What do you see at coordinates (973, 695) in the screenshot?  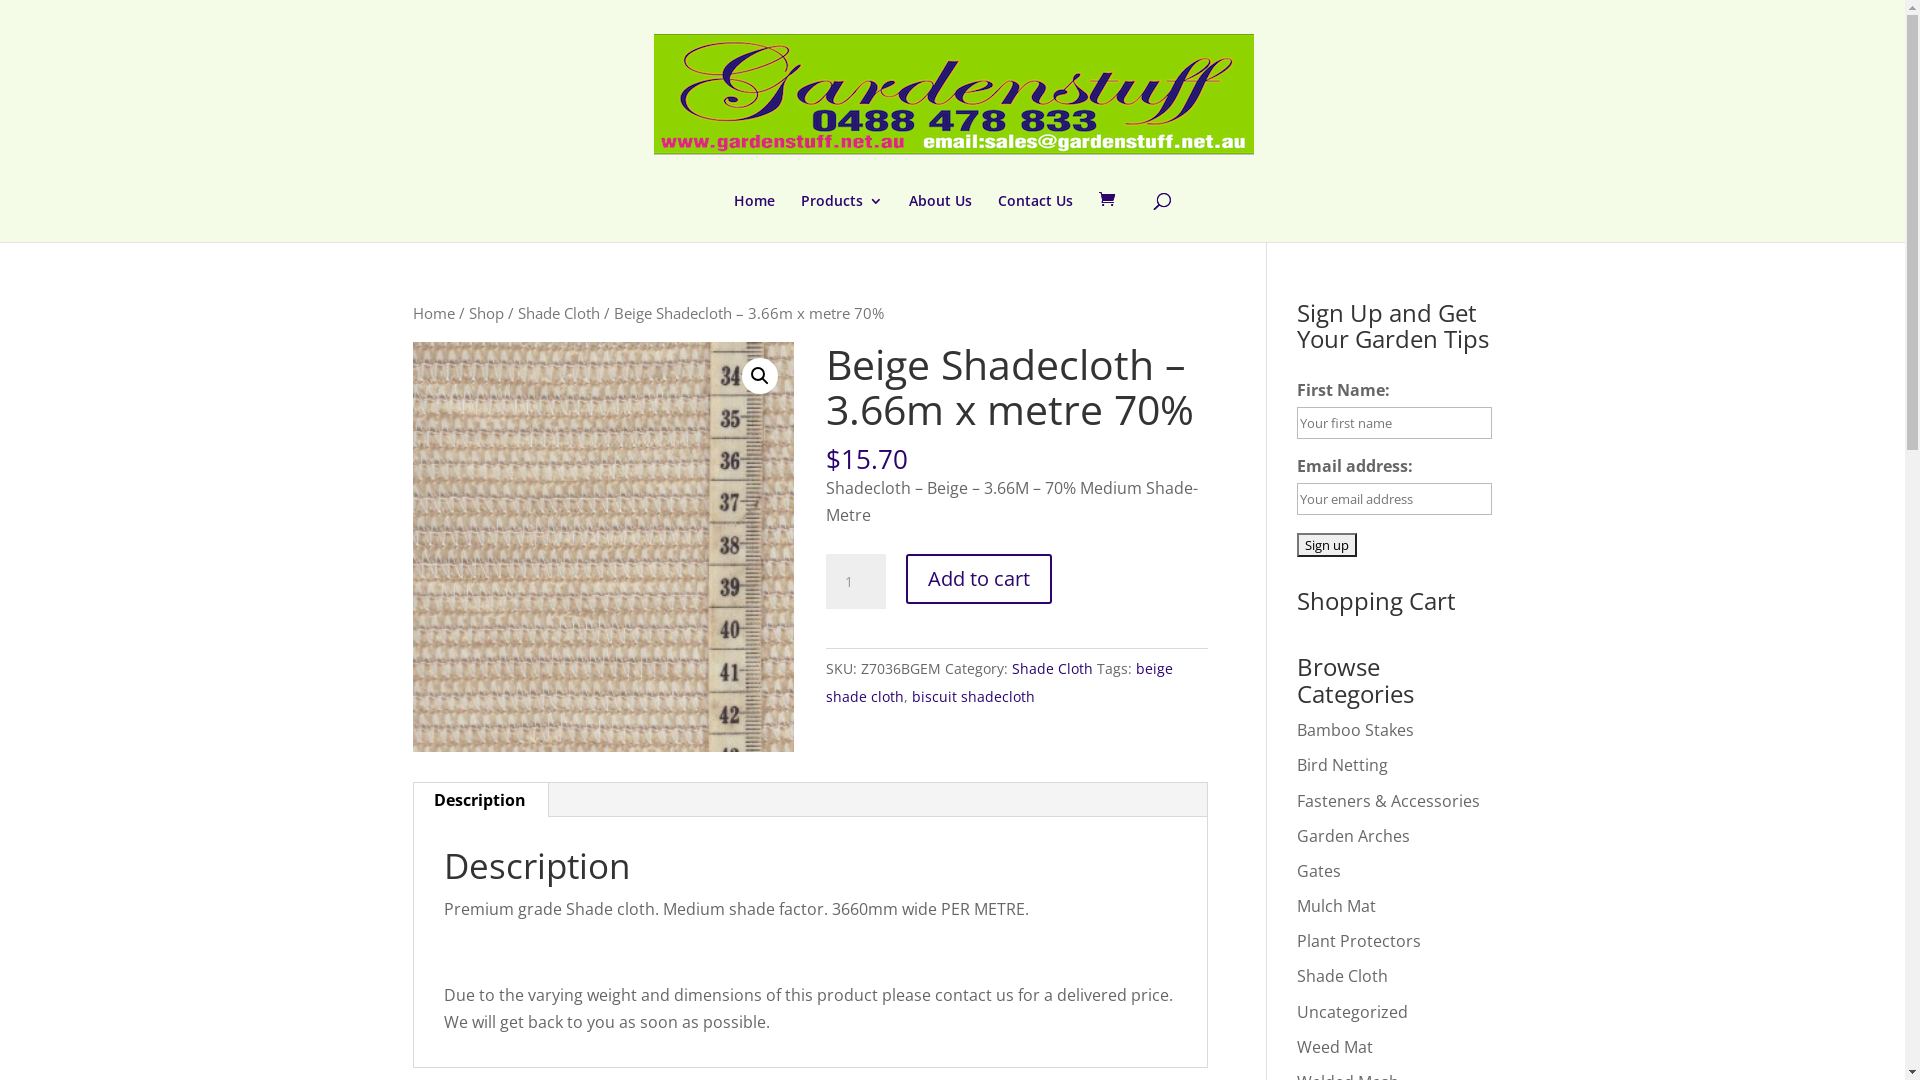 I see `'biscuit shadecloth'` at bounding box center [973, 695].